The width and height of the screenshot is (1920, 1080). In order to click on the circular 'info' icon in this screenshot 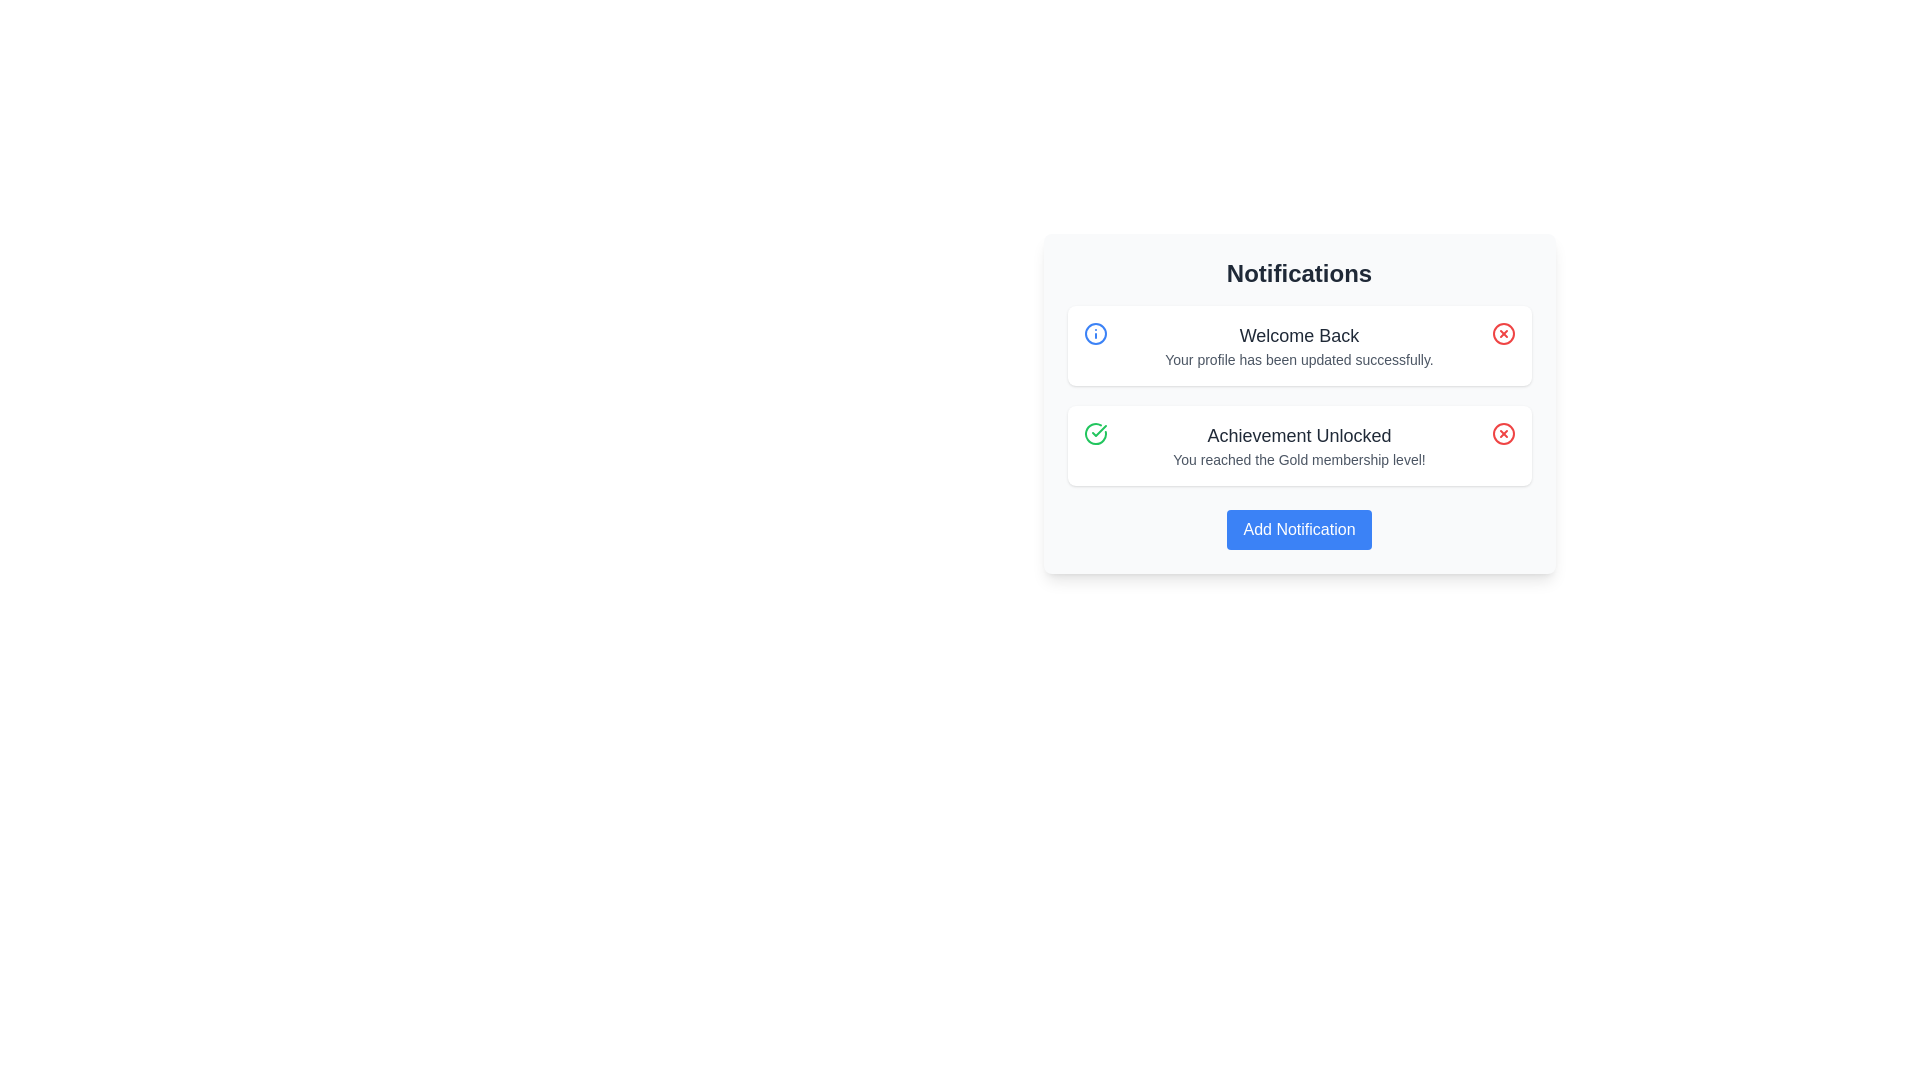, I will do `click(1094, 333)`.